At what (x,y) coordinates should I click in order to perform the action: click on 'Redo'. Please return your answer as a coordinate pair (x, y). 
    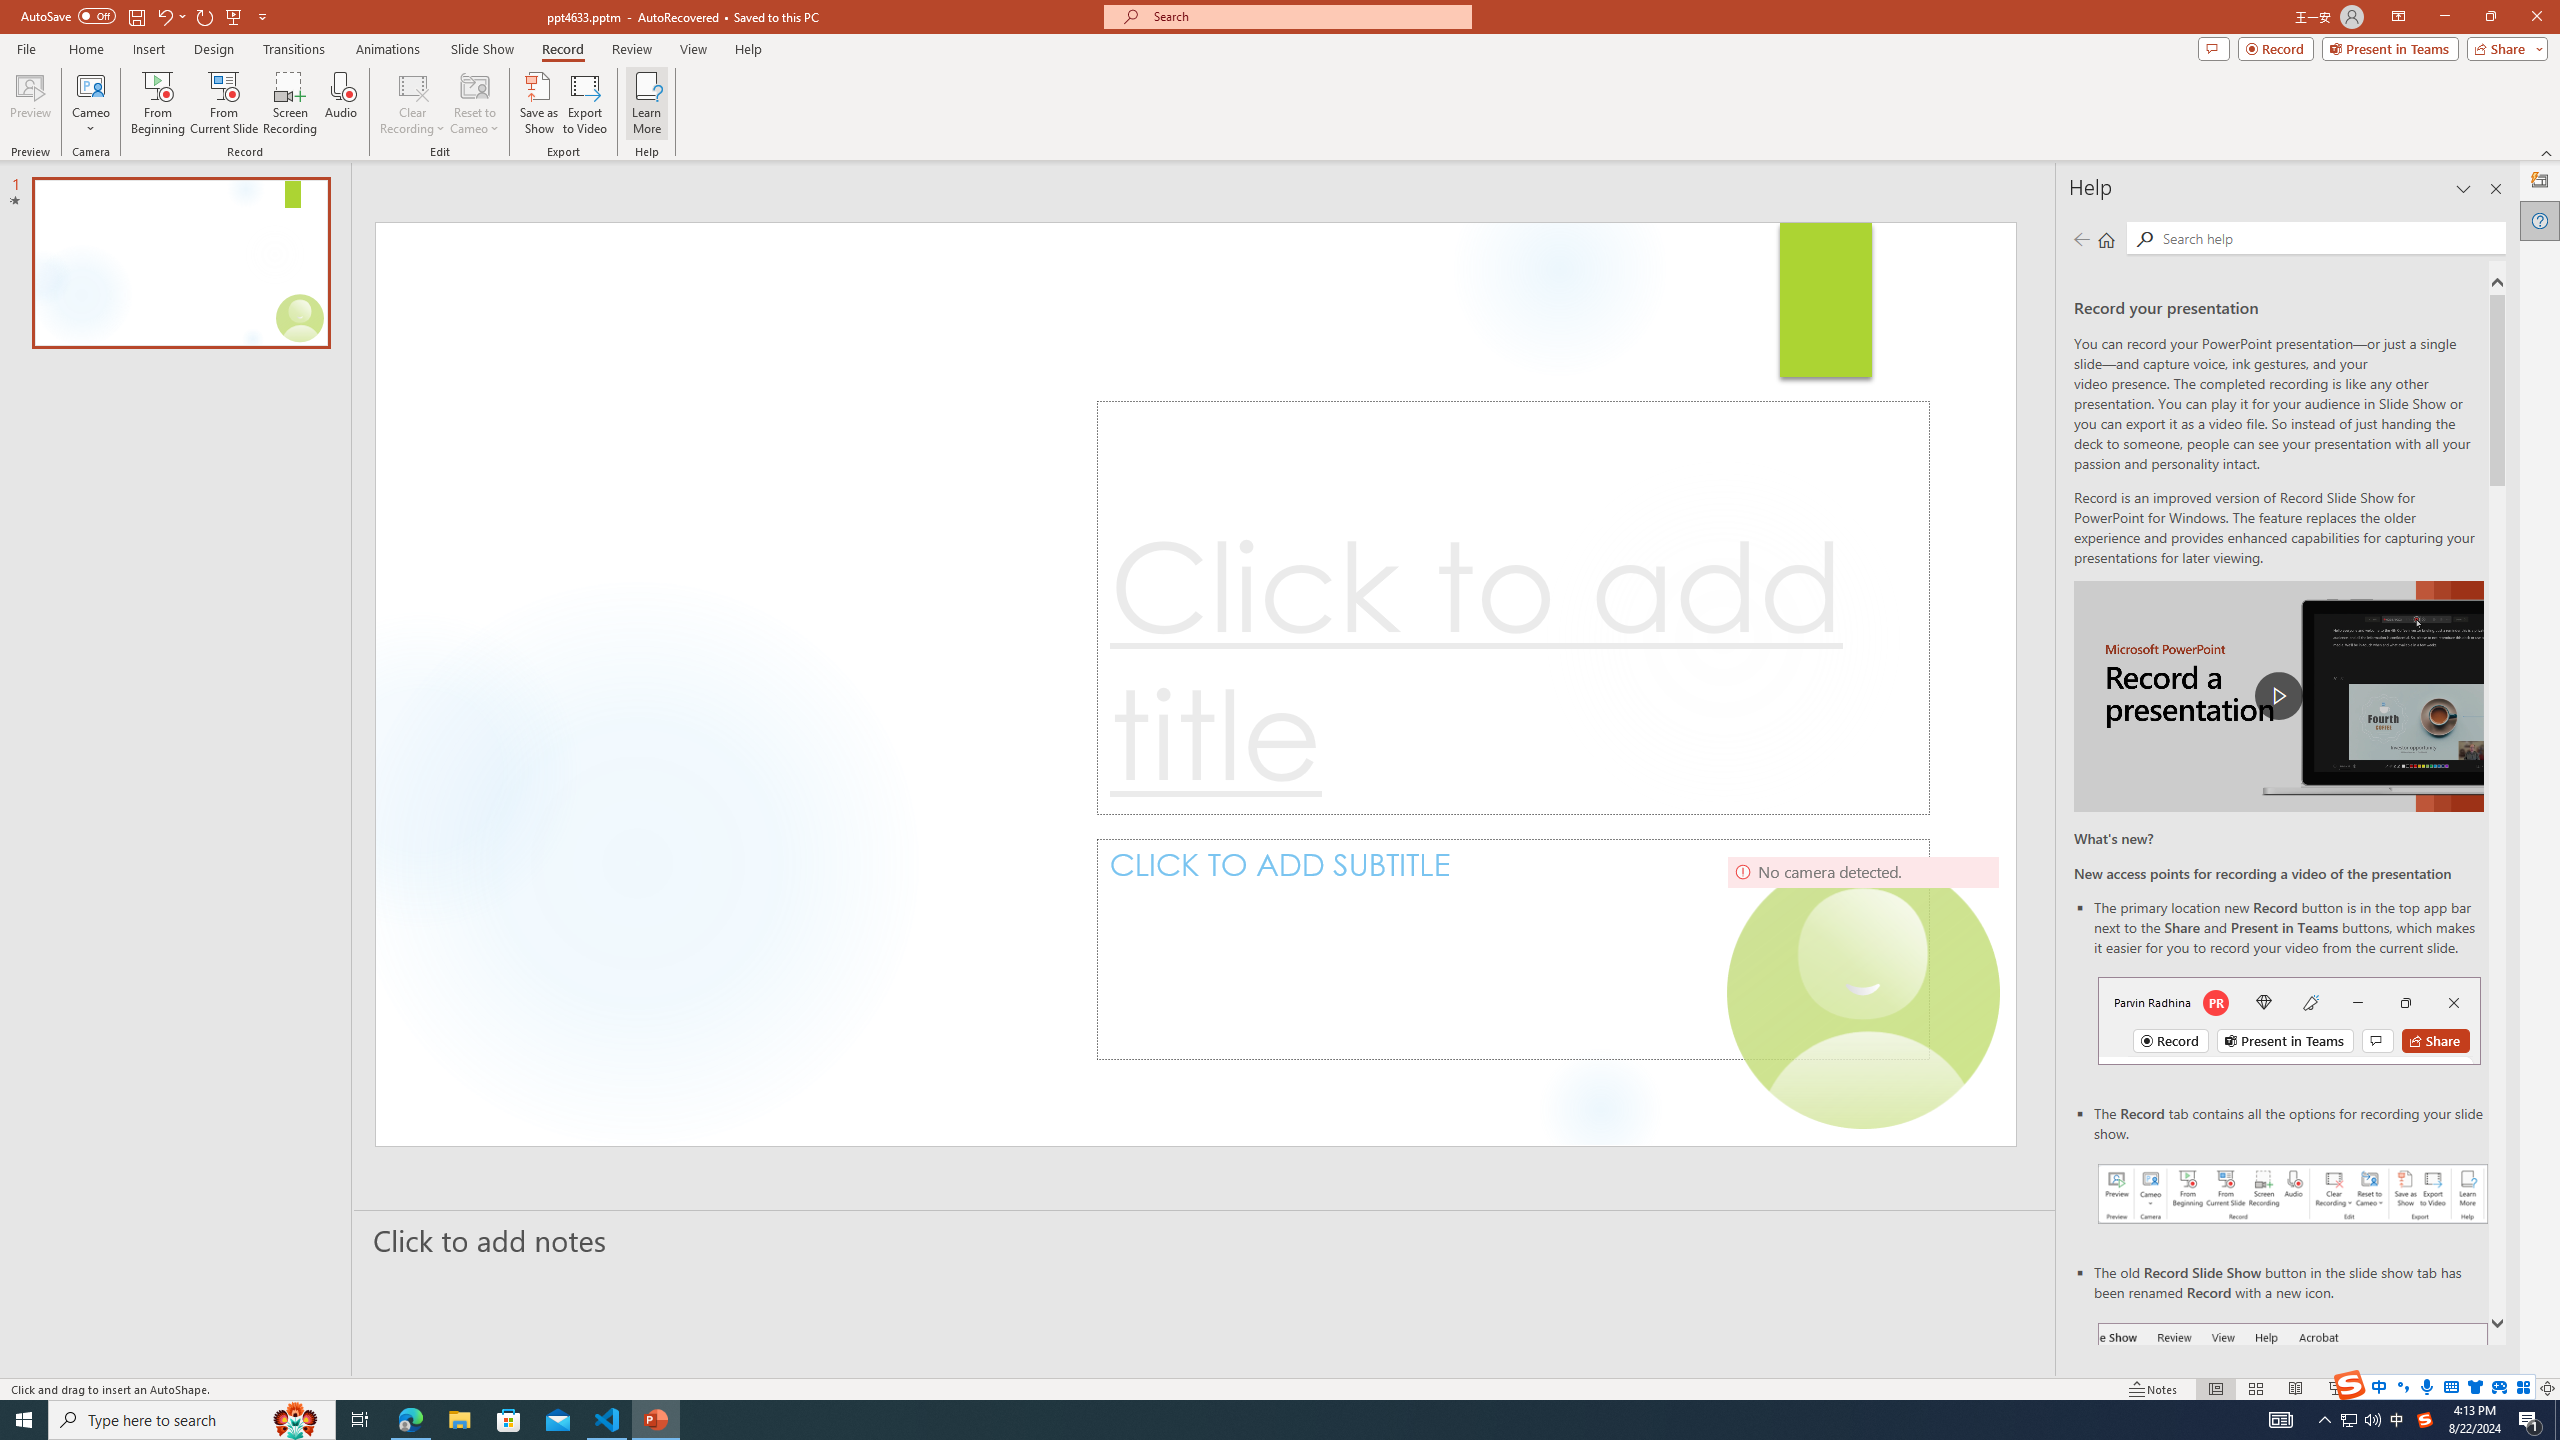
    Looking at the image, I should click on (205, 15).